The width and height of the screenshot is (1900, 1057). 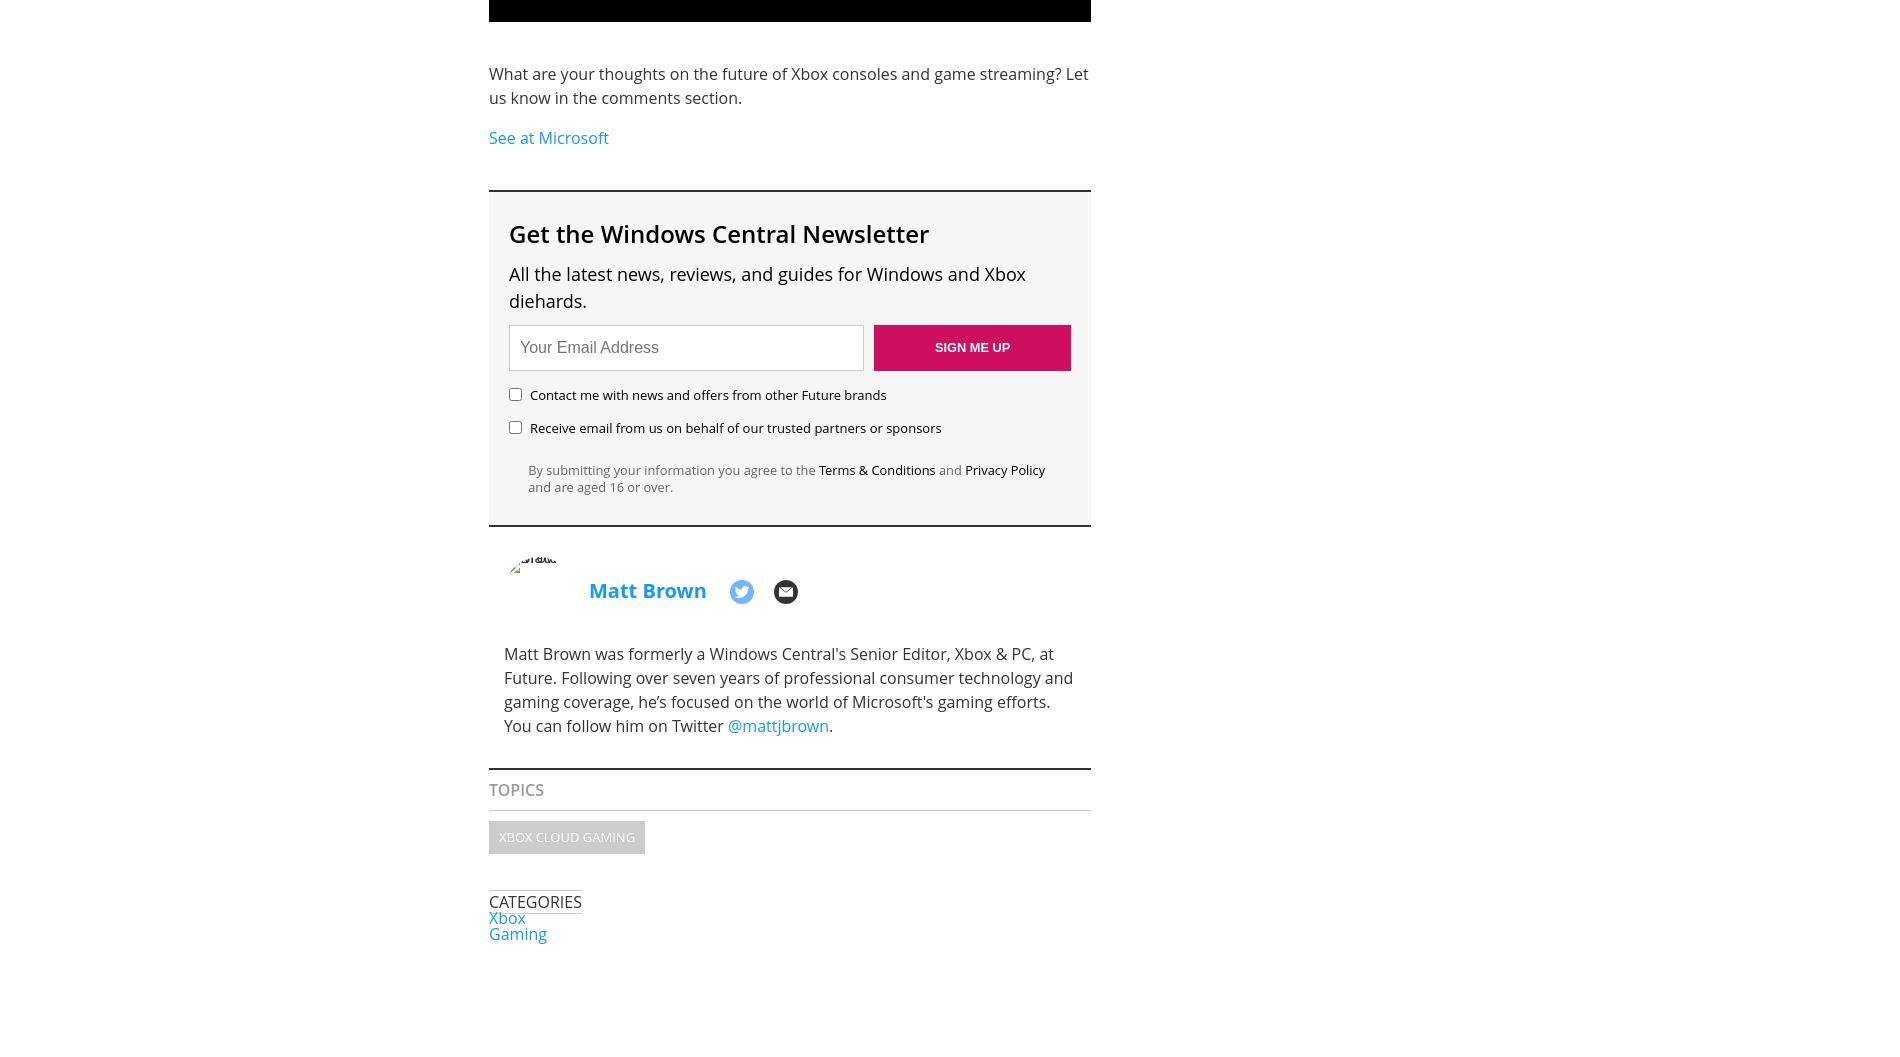 What do you see at coordinates (725, 724) in the screenshot?
I see `'@mattjbrown'` at bounding box center [725, 724].